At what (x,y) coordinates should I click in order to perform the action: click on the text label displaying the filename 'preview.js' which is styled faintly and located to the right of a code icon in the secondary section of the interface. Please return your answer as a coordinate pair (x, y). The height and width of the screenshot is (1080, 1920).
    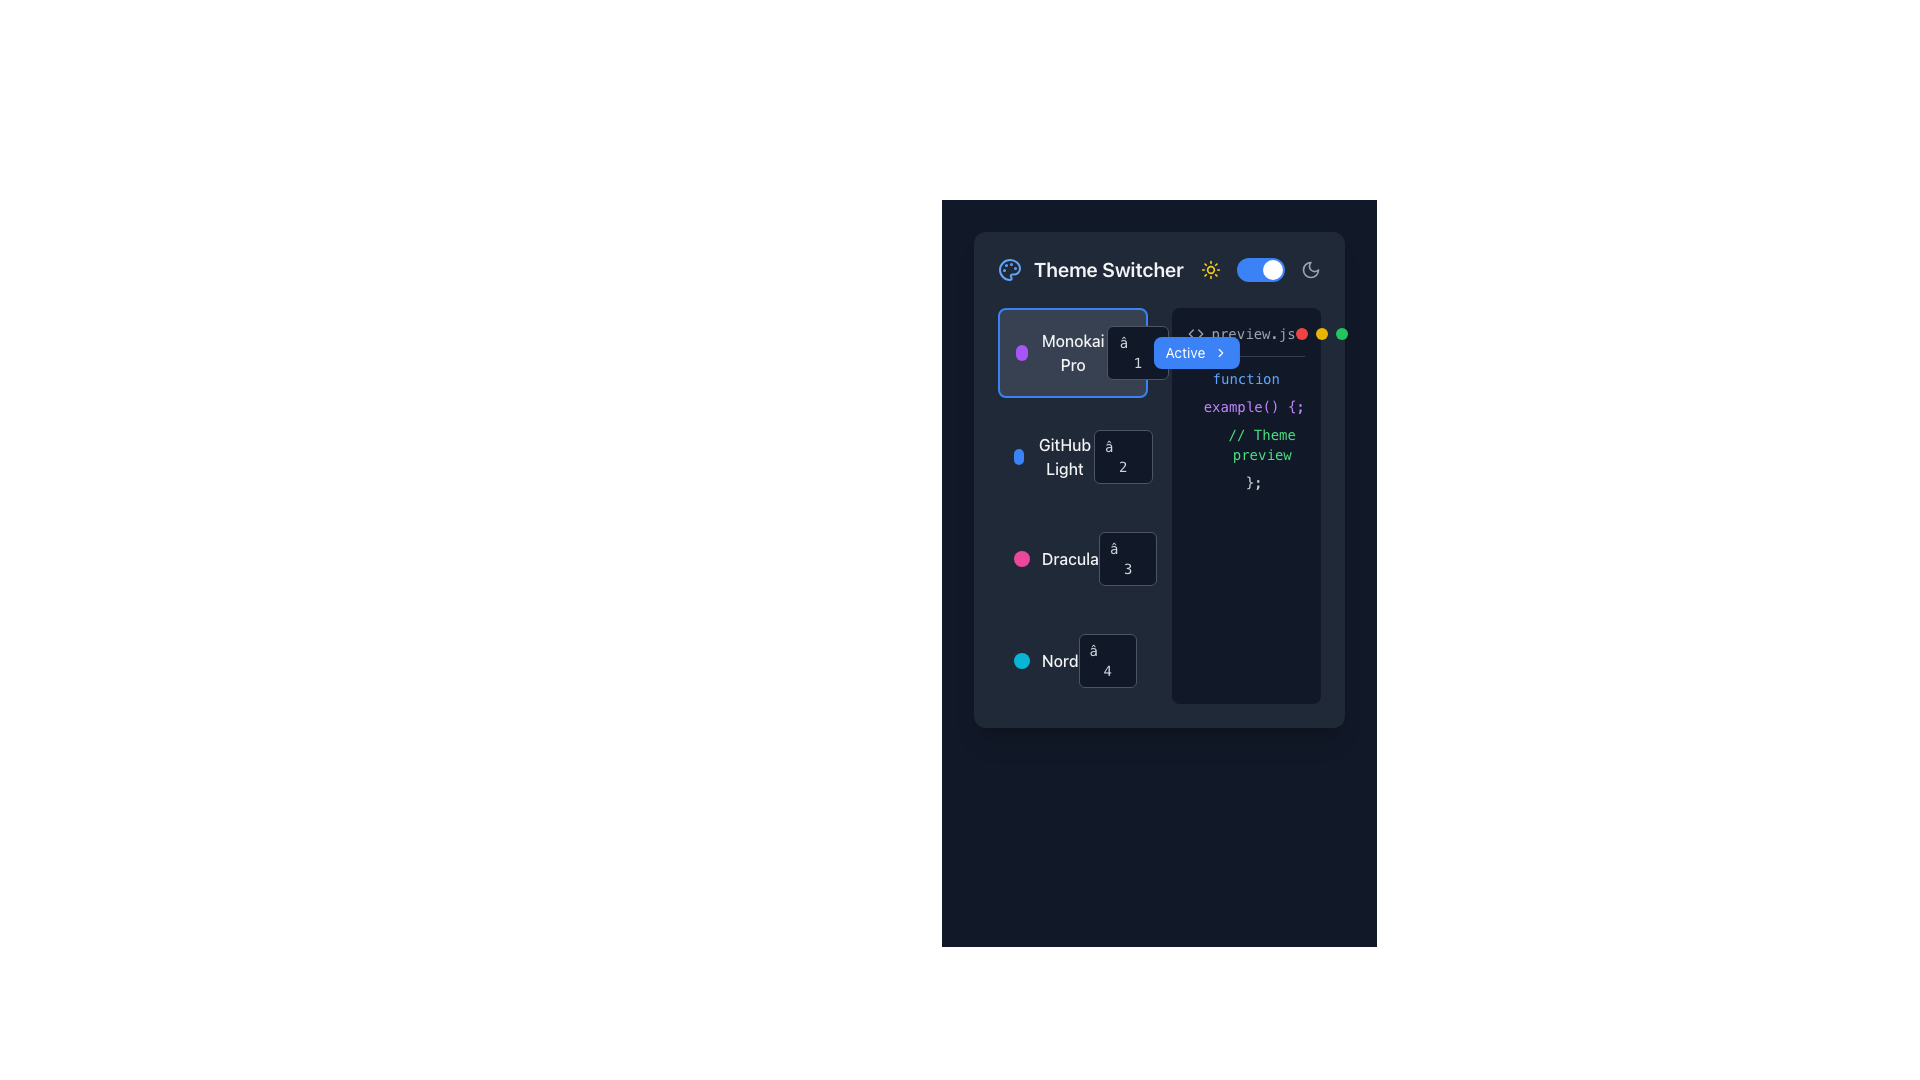
    Looking at the image, I should click on (1252, 333).